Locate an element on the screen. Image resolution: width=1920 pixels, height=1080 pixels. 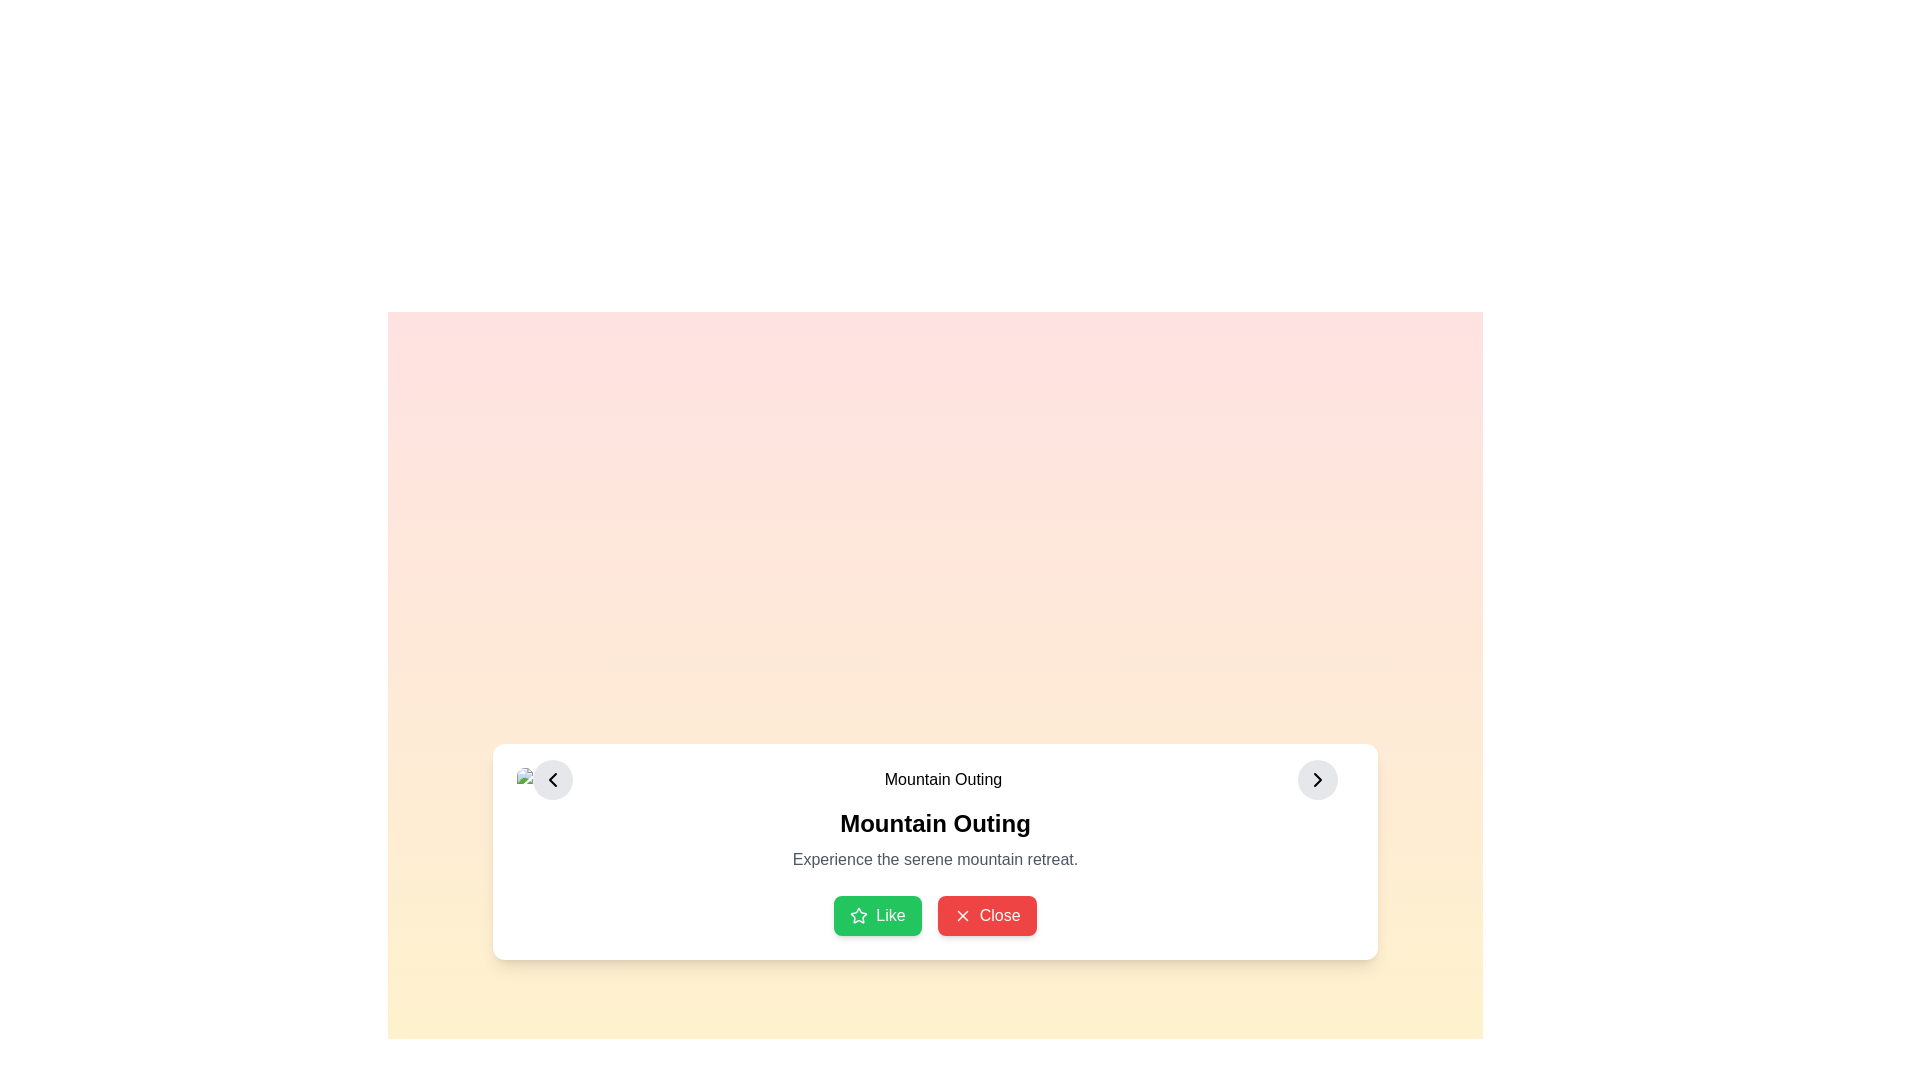
the circular button with a light gray background and a leftward arrow icon is located at coordinates (552, 778).